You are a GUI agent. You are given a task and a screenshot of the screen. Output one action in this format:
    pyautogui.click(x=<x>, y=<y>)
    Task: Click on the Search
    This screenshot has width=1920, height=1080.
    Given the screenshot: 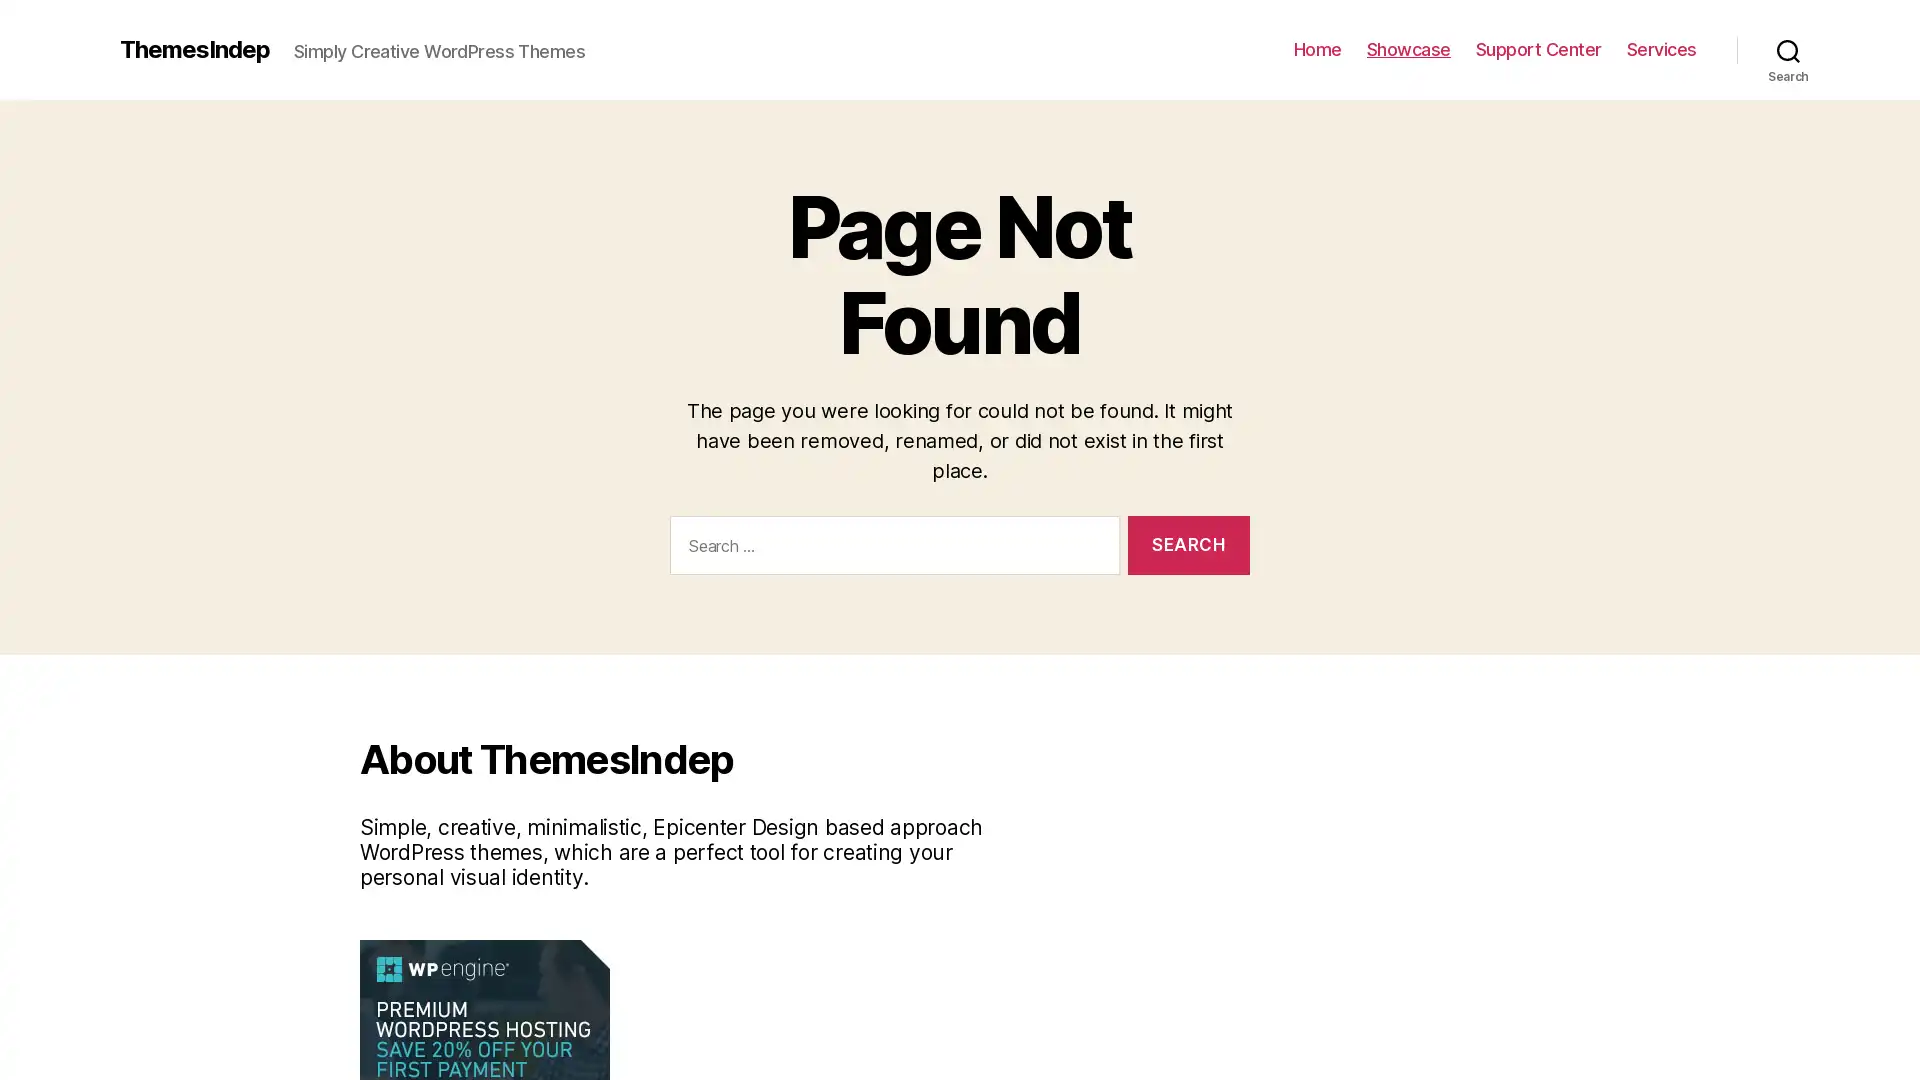 What is the action you would take?
    pyautogui.click(x=1188, y=544)
    